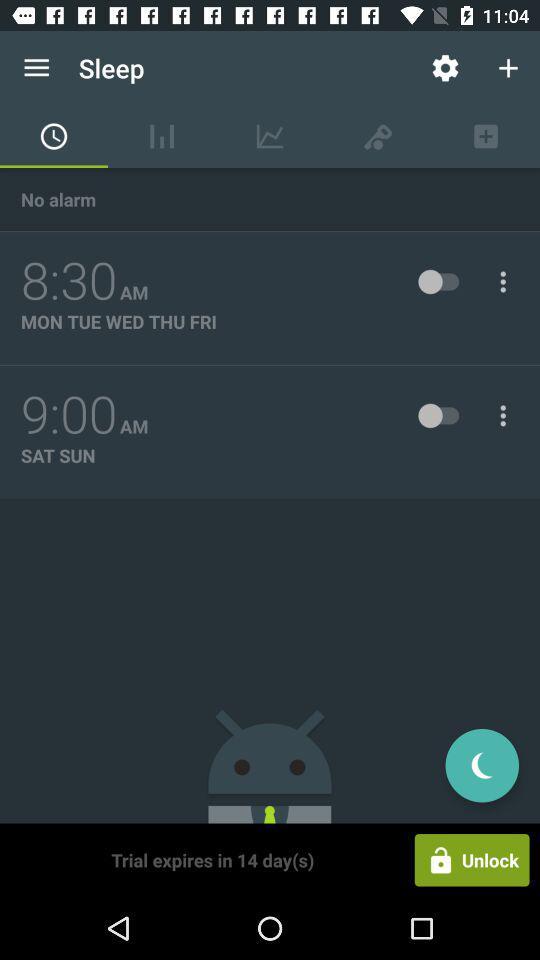 The width and height of the screenshot is (540, 960). What do you see at coordinates (68, 280) in the screenshot?
I see `the 8:30` at bounding box center [68, 280].